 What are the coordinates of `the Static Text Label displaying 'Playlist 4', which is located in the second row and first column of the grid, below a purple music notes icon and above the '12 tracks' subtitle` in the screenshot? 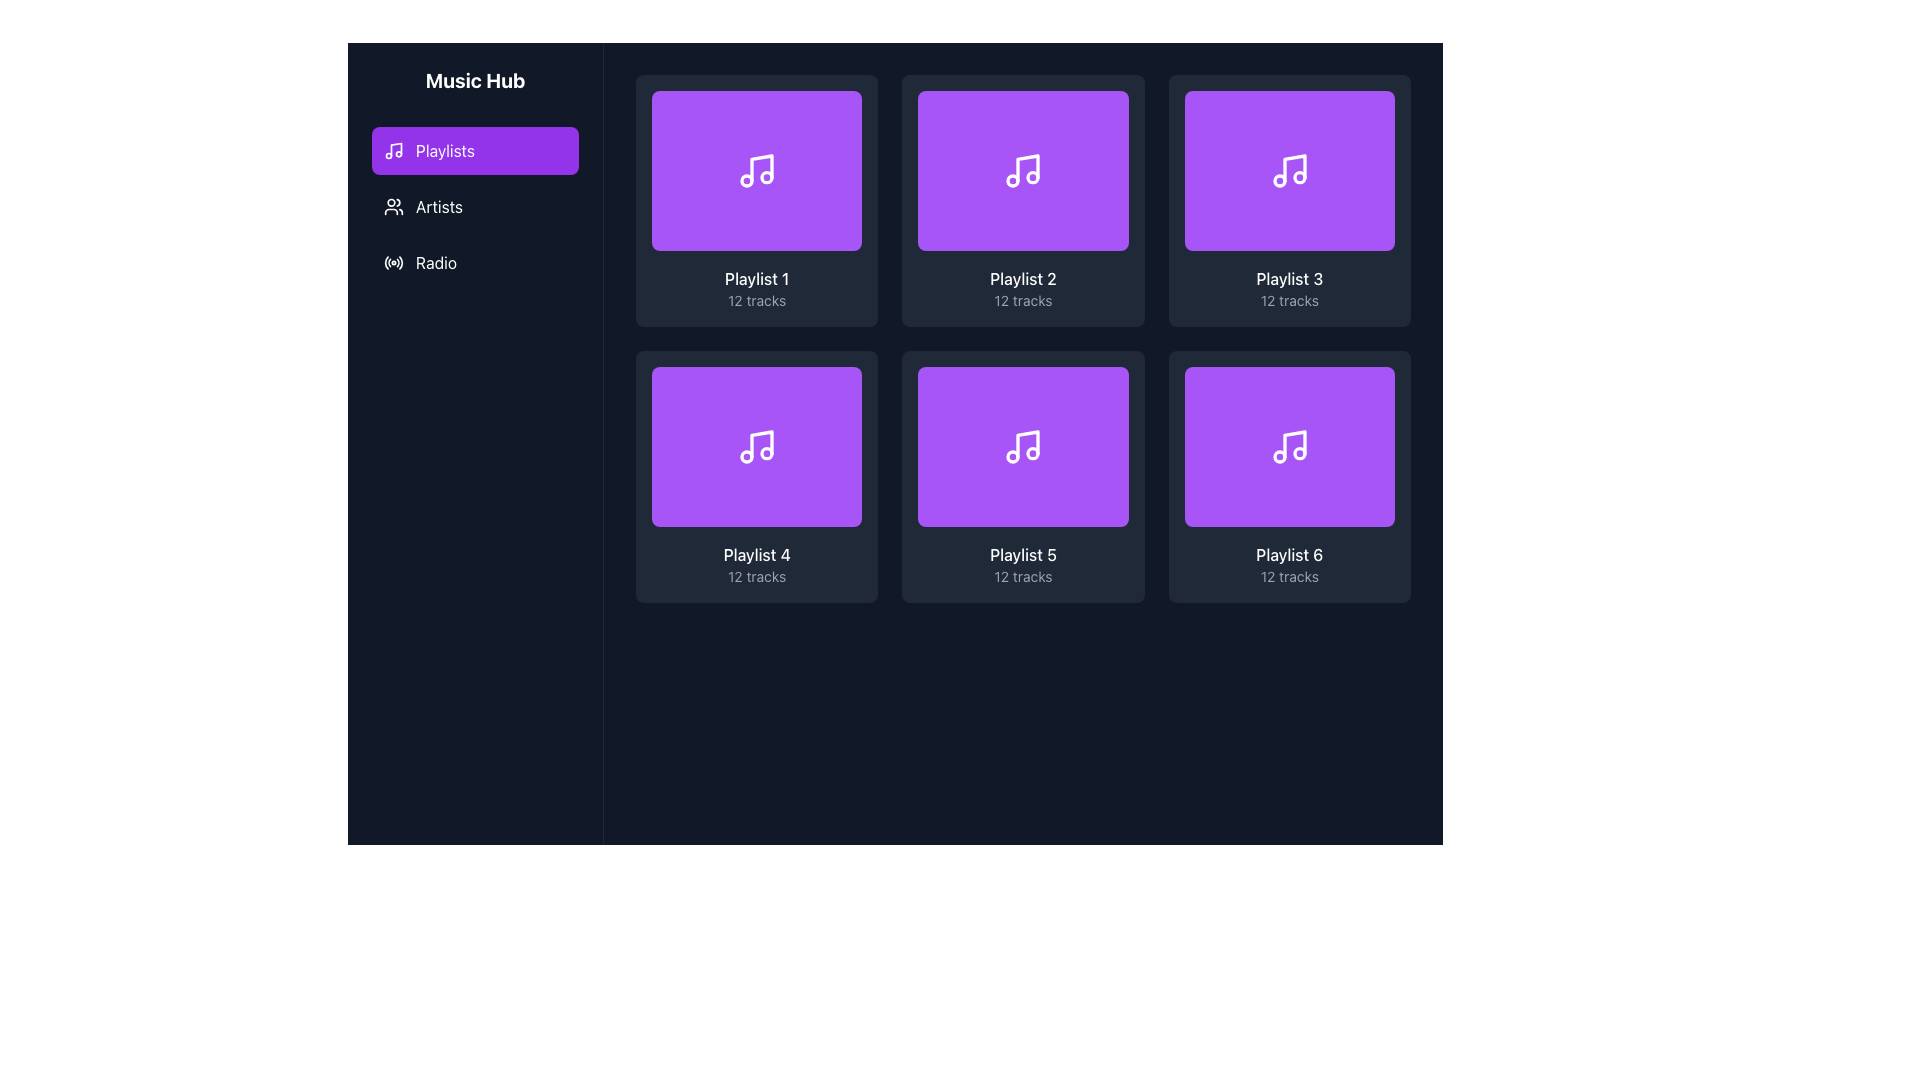 It's located at (756, 555).